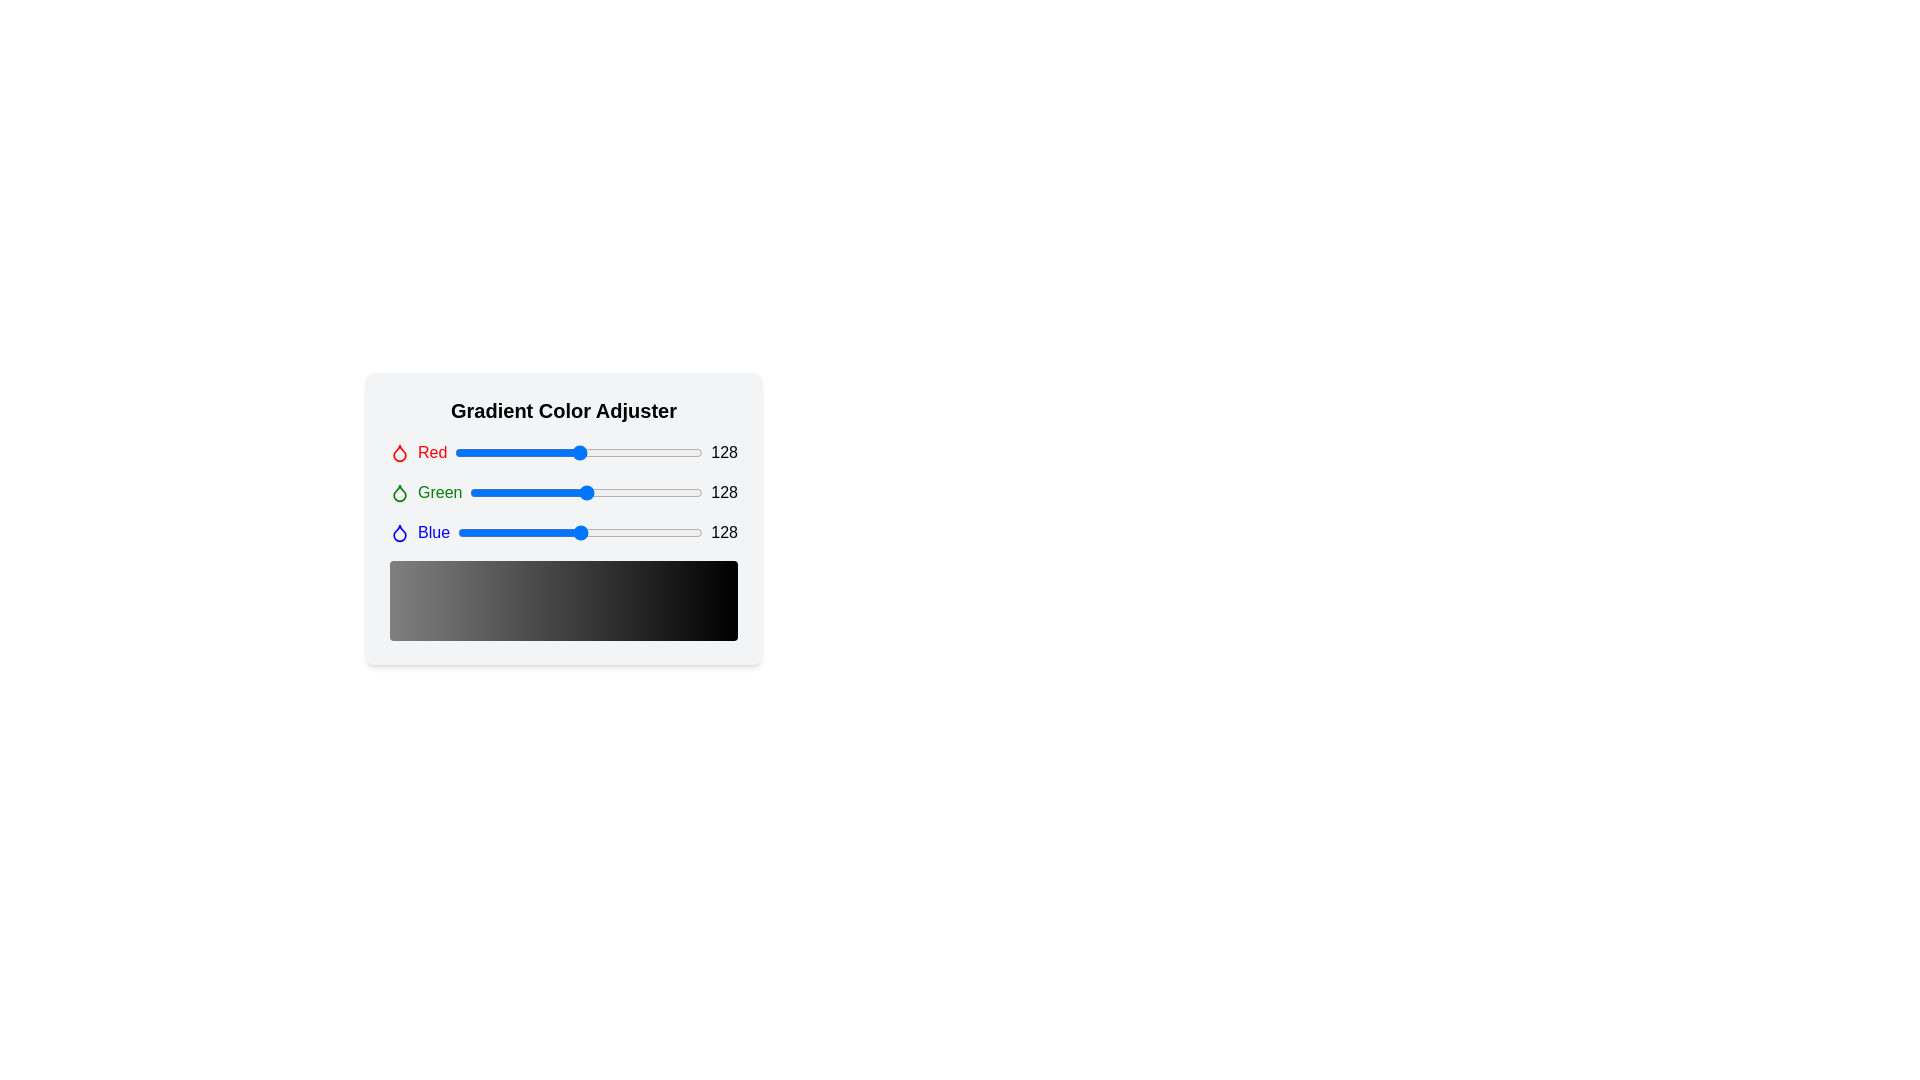 This screenshot has width=1920, height=1080. What do you see at coordinates (591, 452) in the screenshot?
I see `the red color slider to 141` at bounding box center [591, 452].